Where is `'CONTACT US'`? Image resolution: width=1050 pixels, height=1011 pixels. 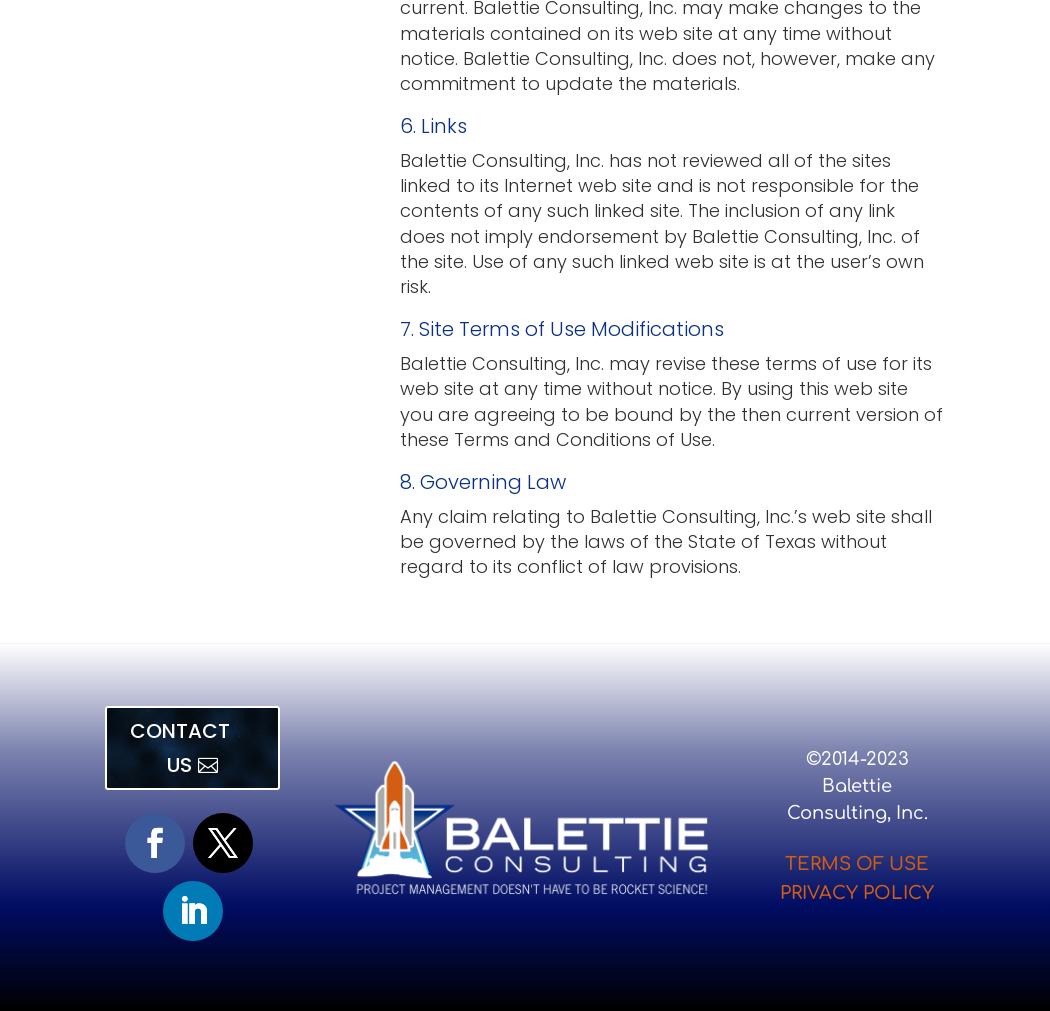
'CONTACT US' is located at coordinates (179, 746).